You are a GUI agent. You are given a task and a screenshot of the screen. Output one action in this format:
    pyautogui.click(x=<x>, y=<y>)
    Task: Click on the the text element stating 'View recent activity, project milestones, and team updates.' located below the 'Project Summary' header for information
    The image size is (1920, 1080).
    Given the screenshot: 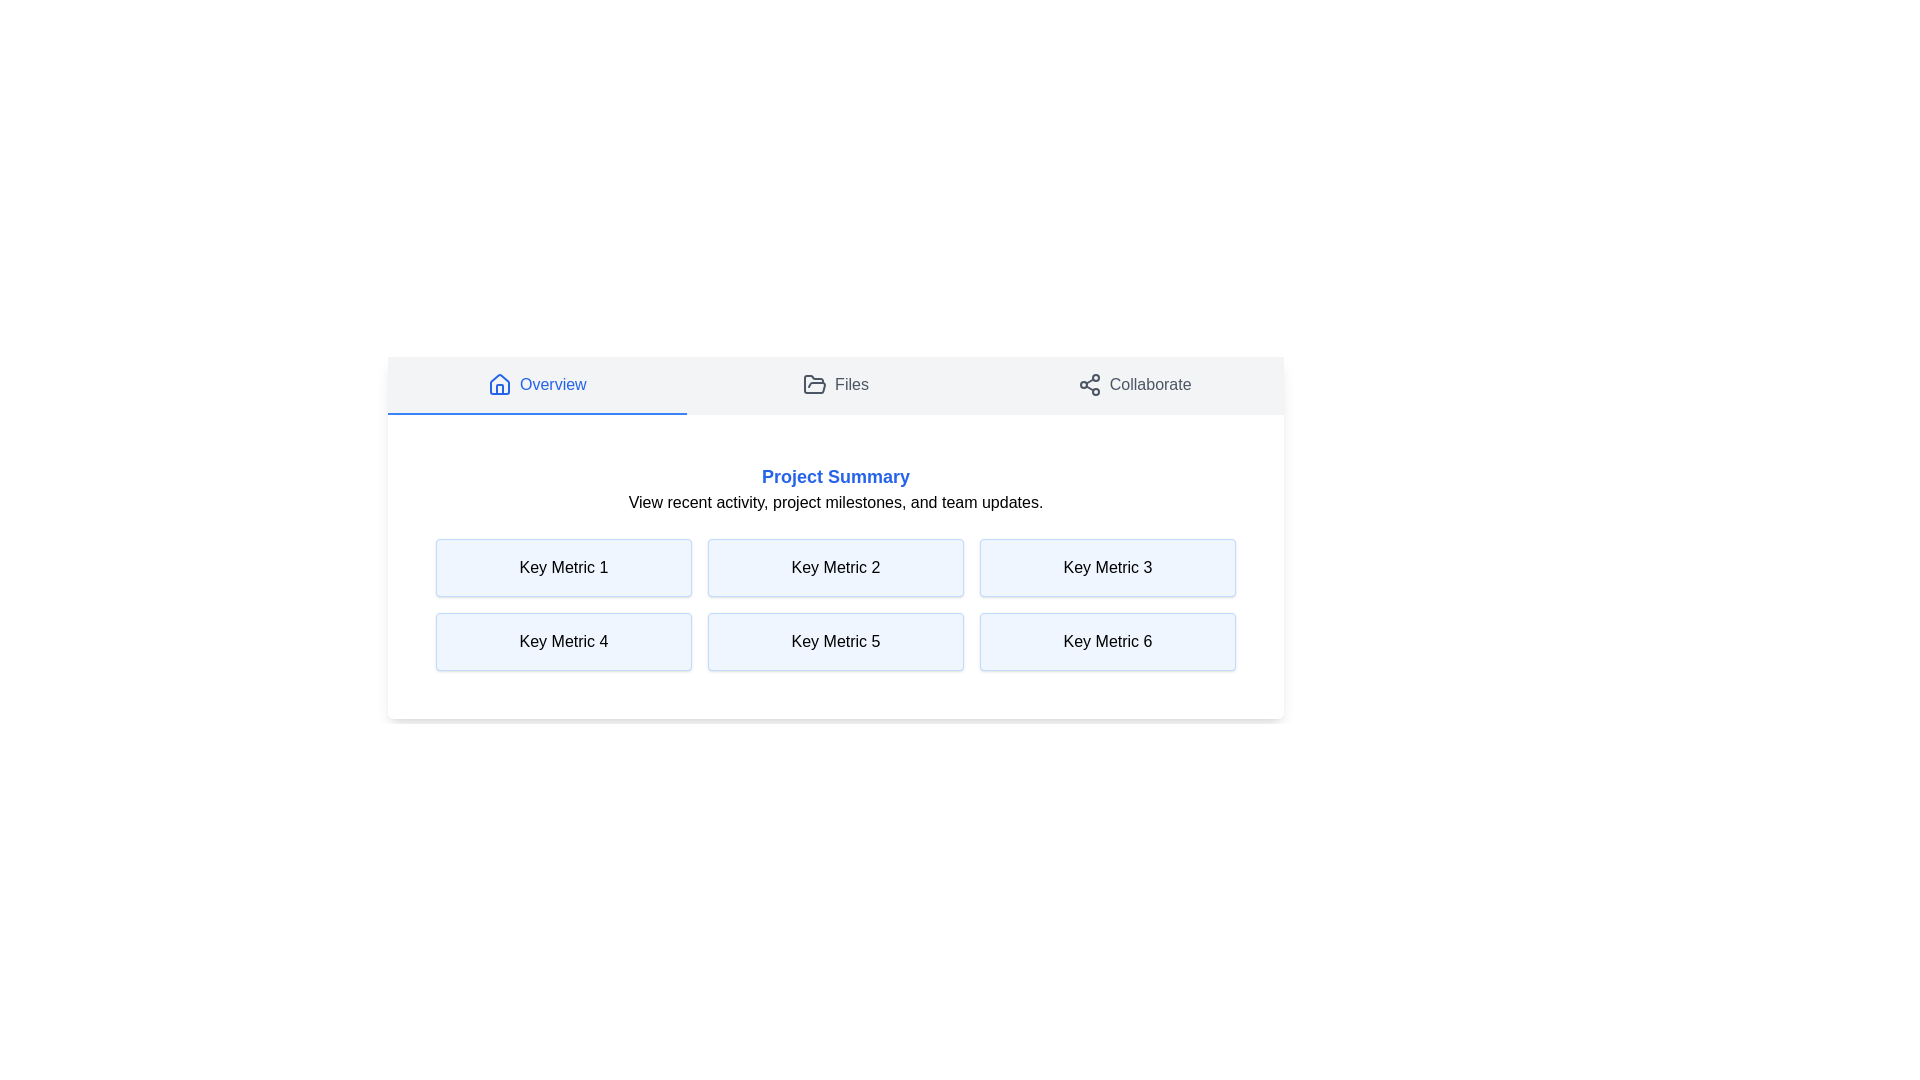 What is the action you would take?
    pyautogui.click(x=835, y=501)
    